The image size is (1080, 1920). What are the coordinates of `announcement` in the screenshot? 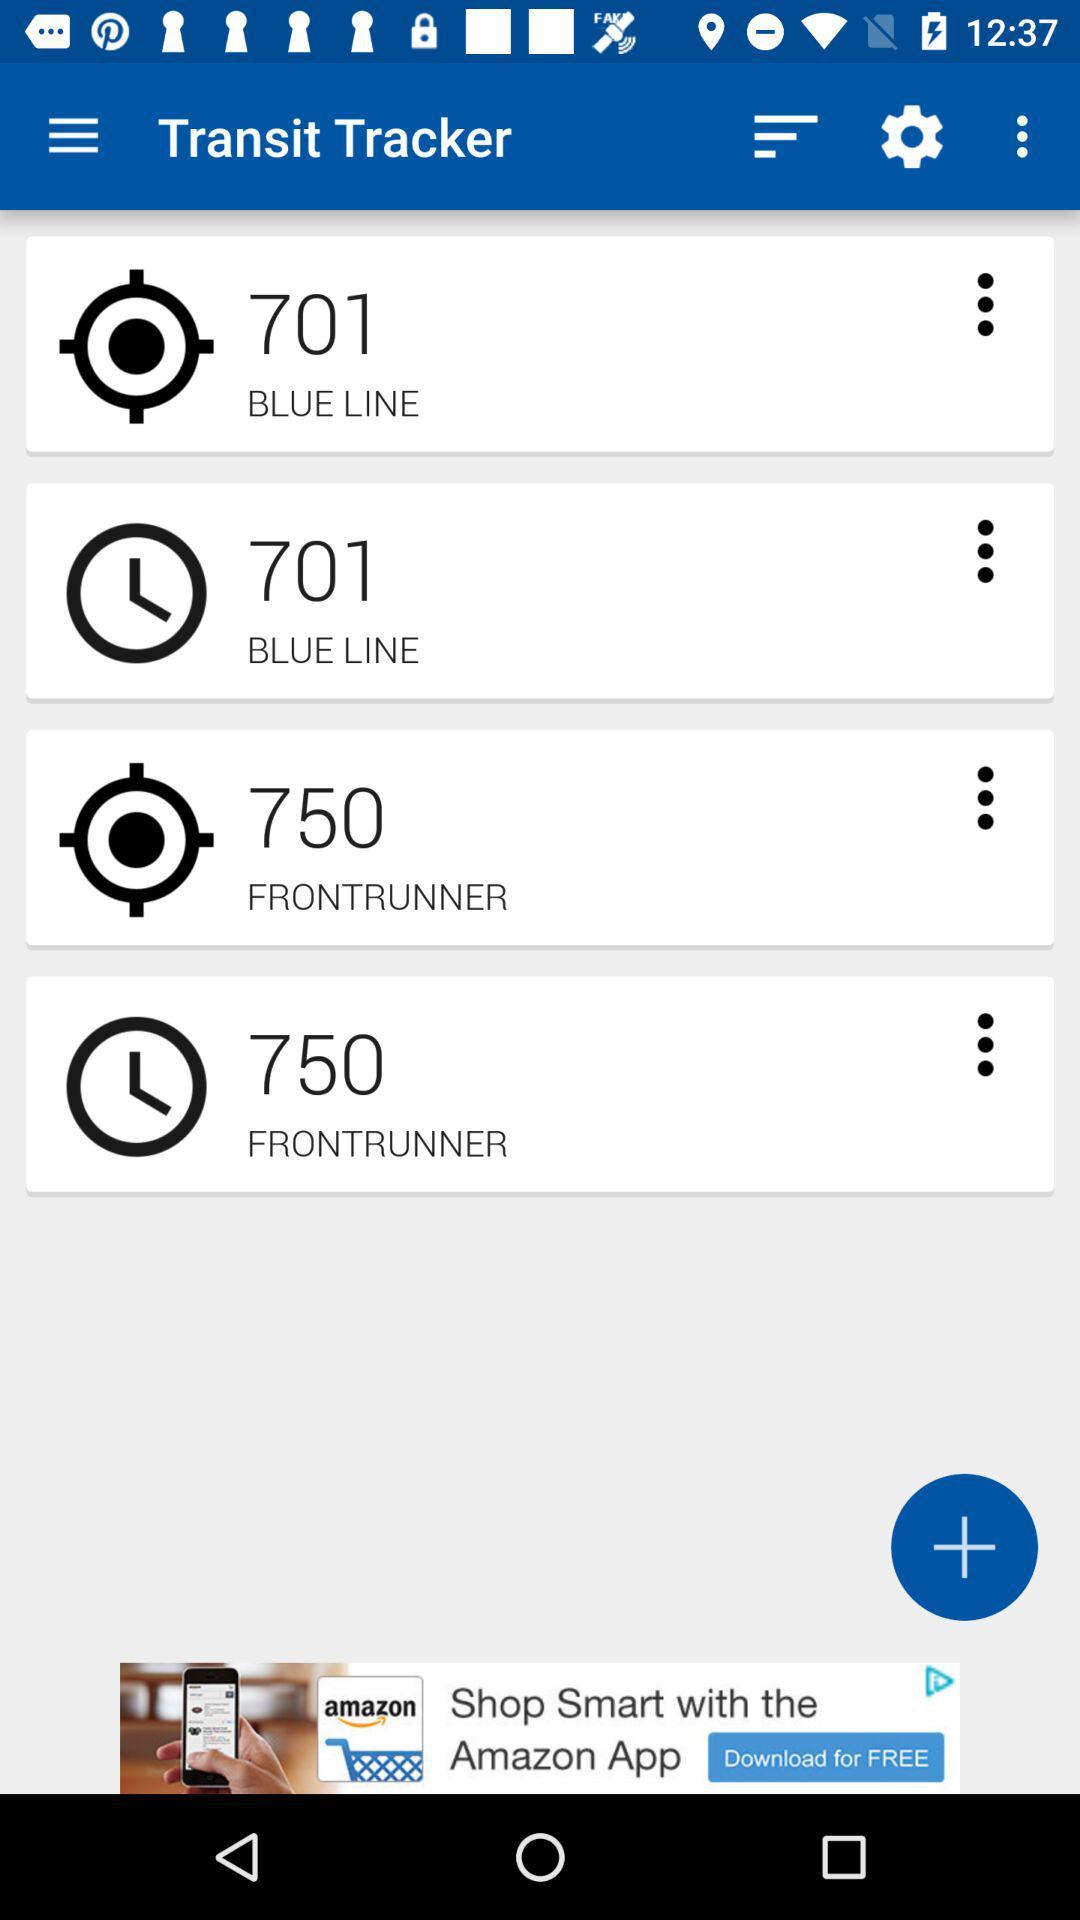 It's located at (540, 1727).